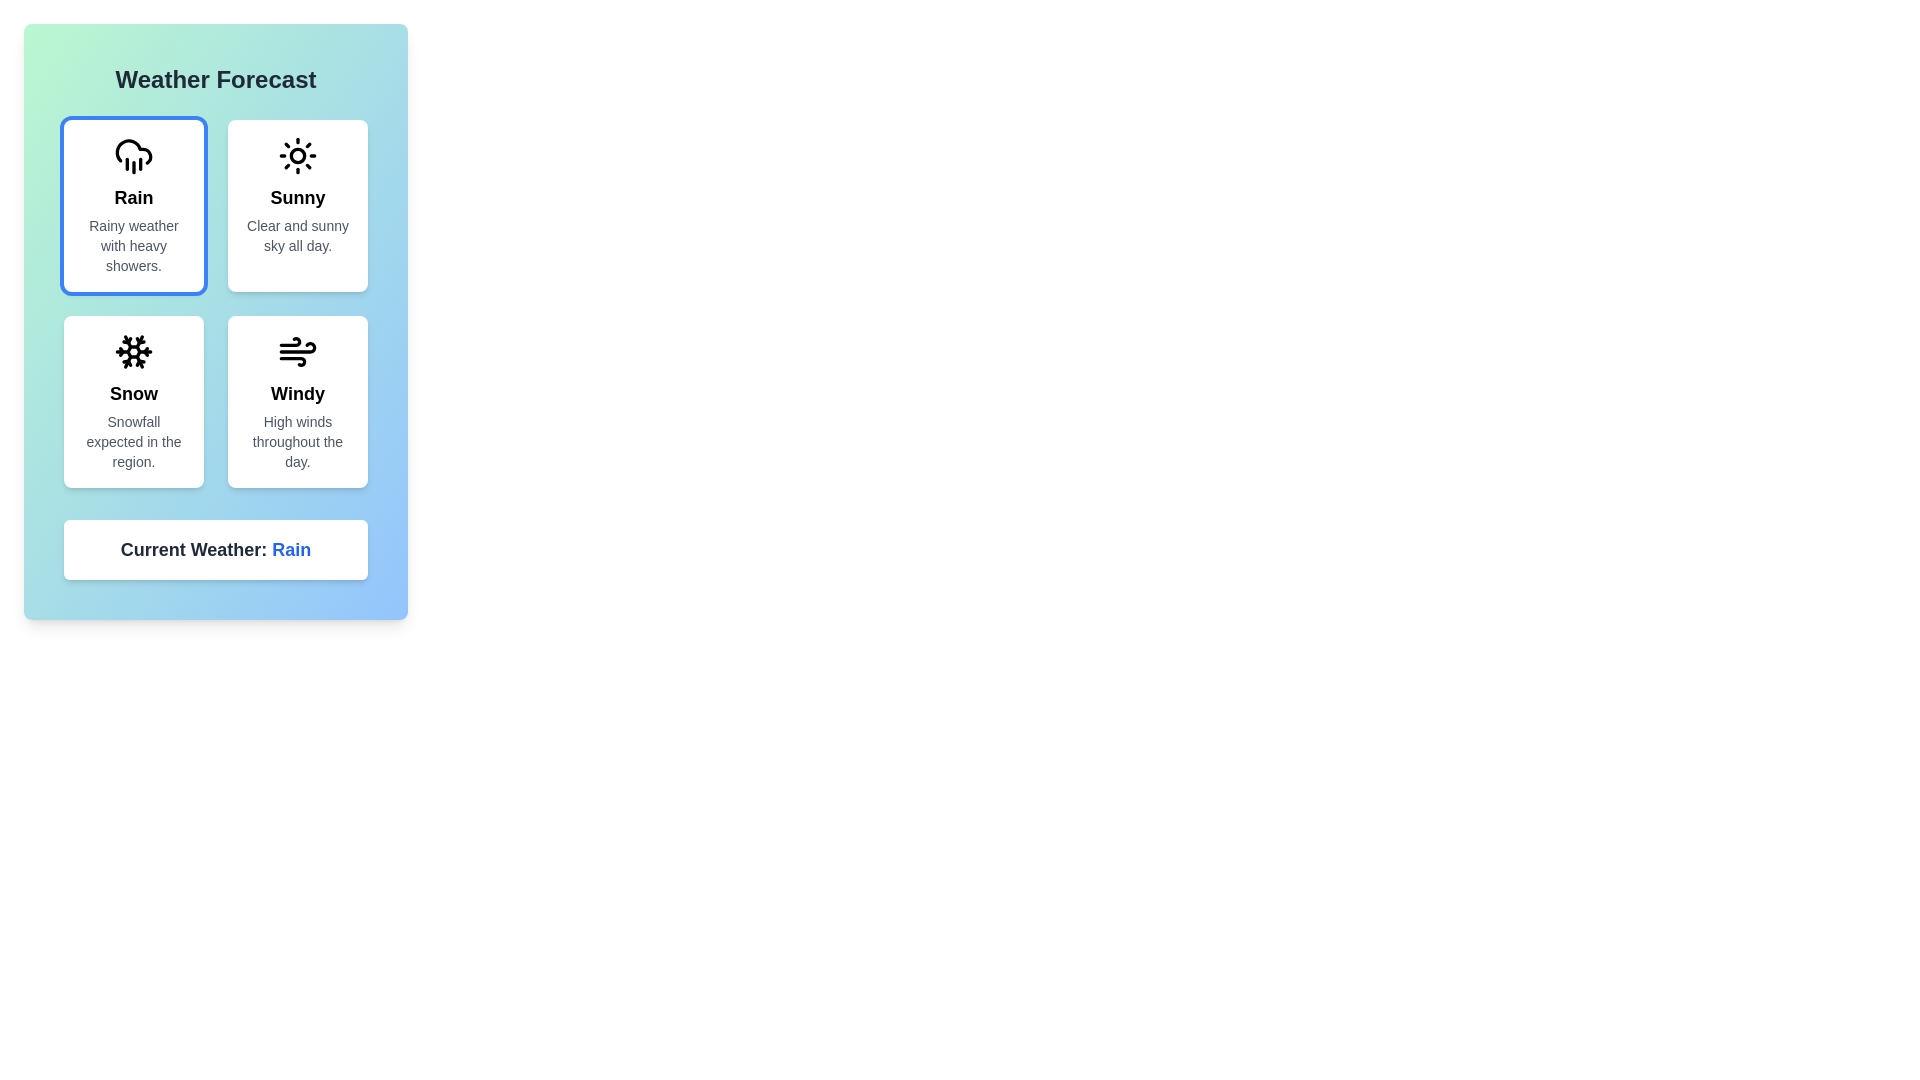 Image resolution: width=1920 pixels, height=1080 pixels. I want to click on the Static Label displaying the text 'Rain', which is styled in bold and large font, located centrally in the first weather forecast card below the rainy weather icon, so click(133, 197).